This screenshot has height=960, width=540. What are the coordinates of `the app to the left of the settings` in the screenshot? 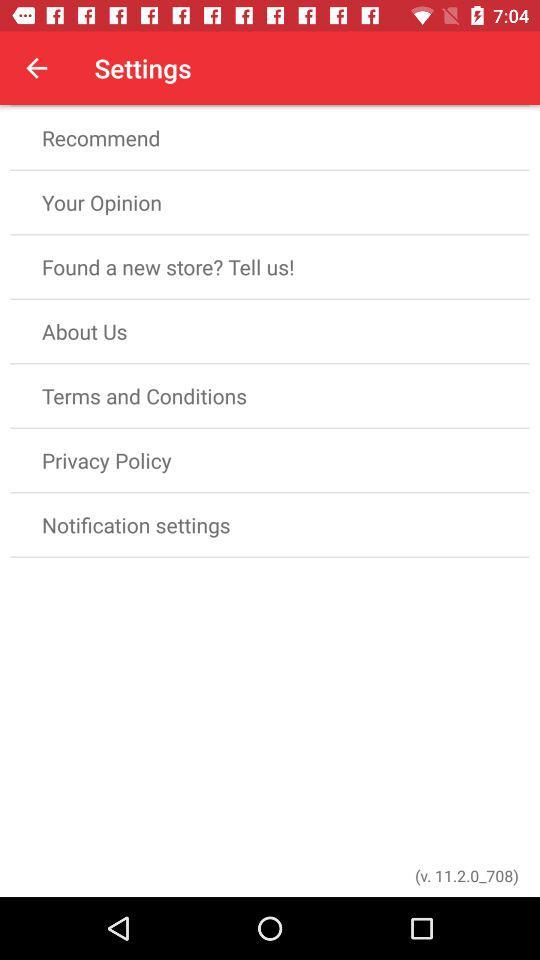 It's located at (36, 68).